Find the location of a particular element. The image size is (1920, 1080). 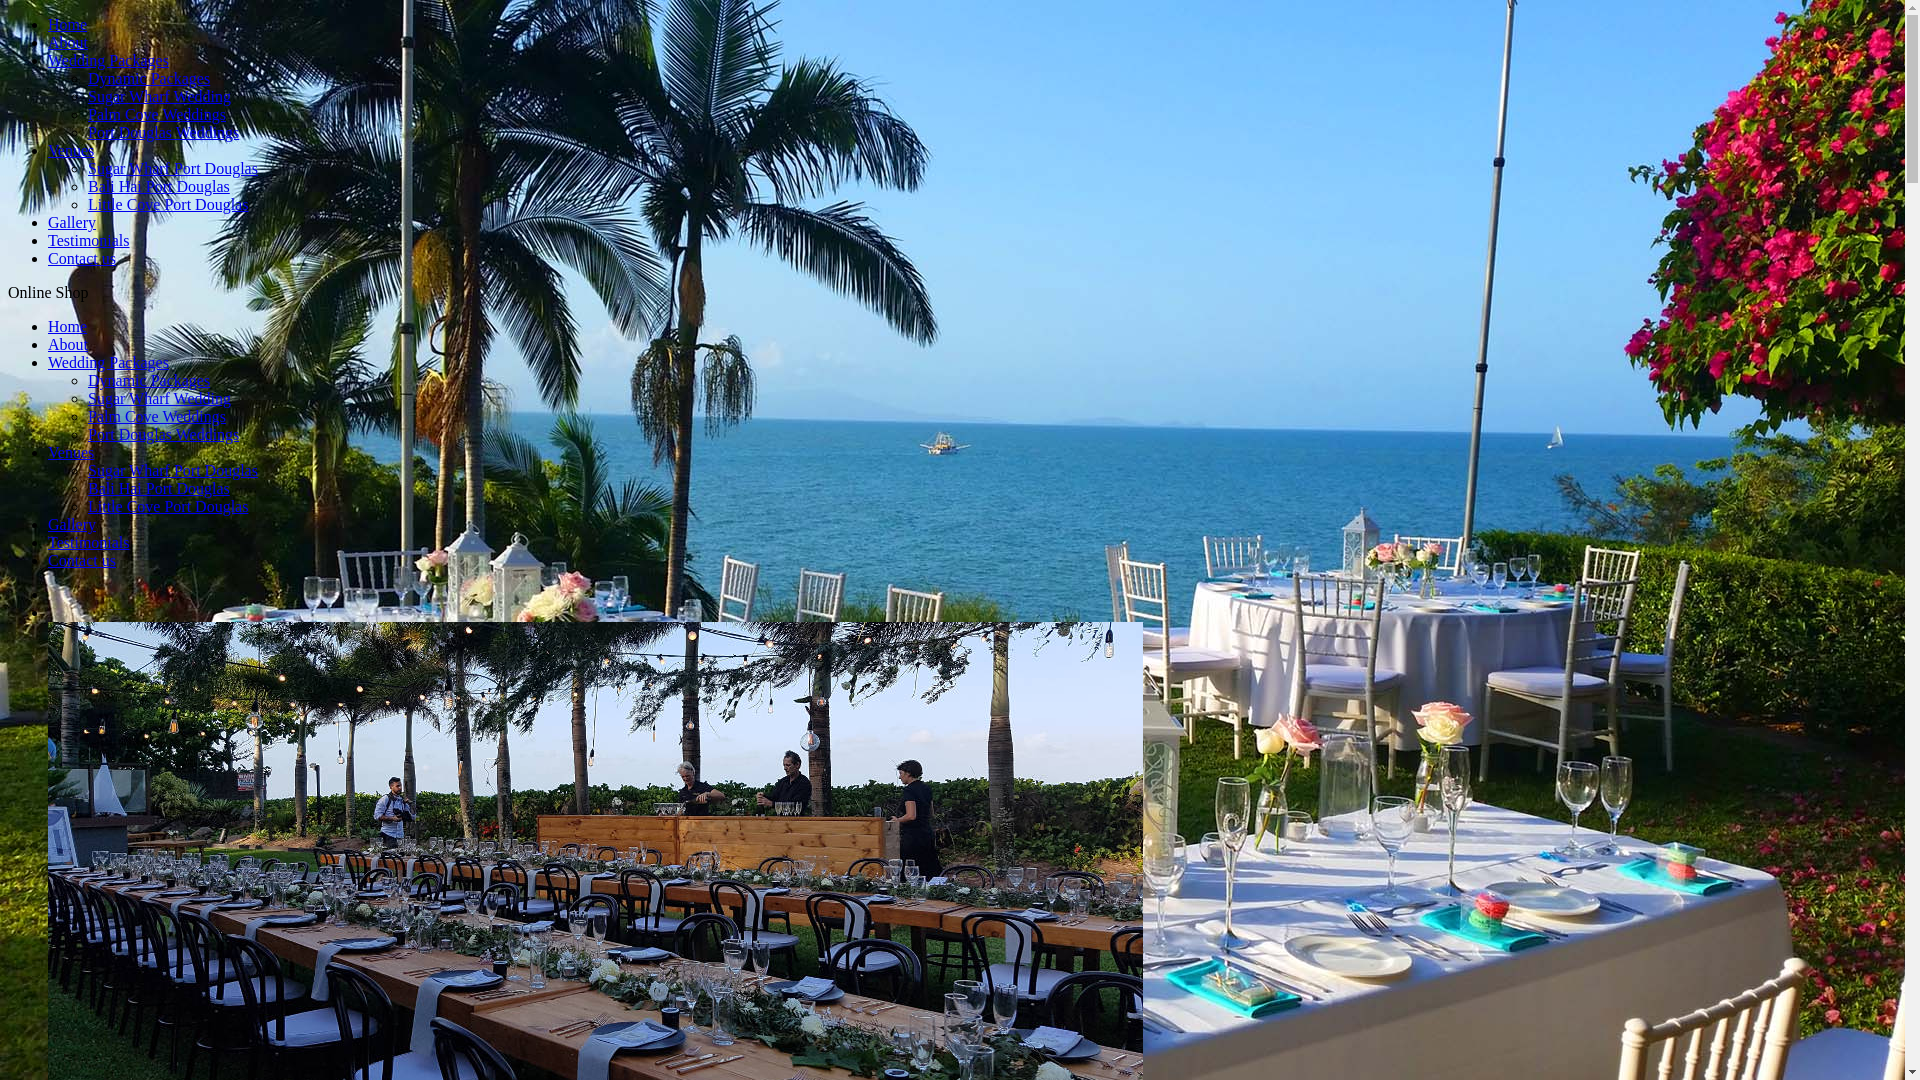

'Venues' is located at coordinates (71, 452).